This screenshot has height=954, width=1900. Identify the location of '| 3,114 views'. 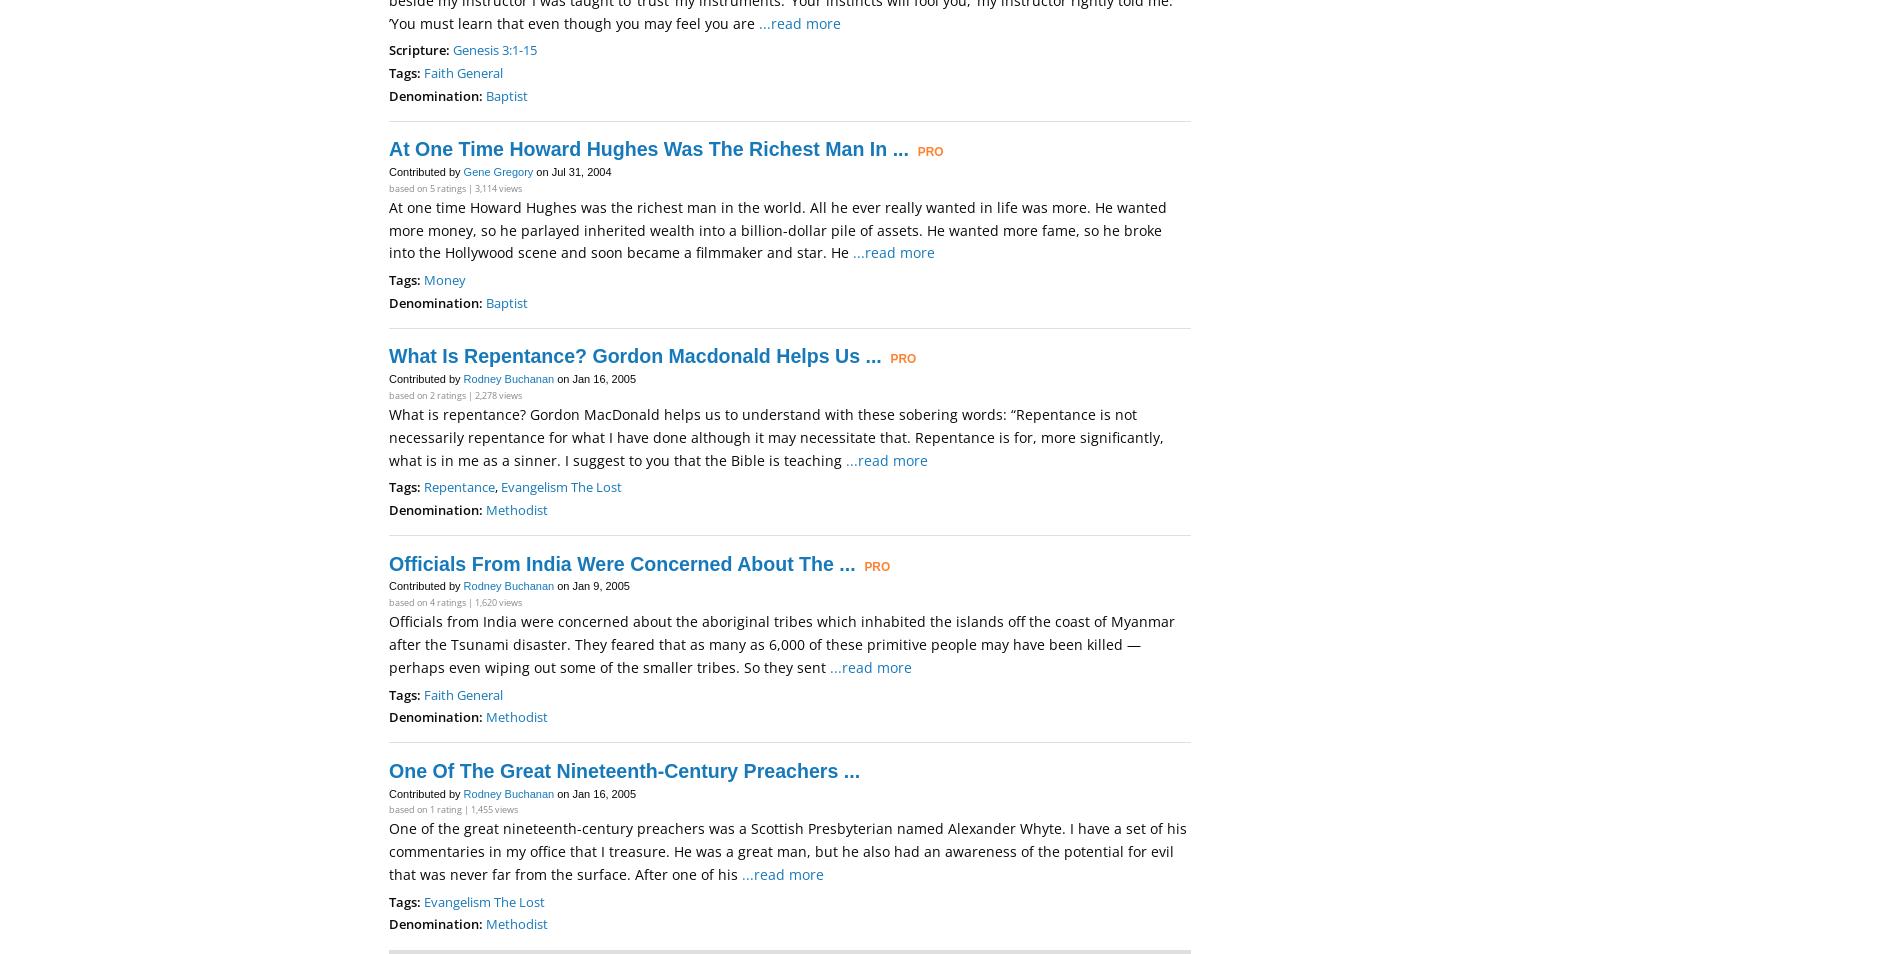
(494, 186).